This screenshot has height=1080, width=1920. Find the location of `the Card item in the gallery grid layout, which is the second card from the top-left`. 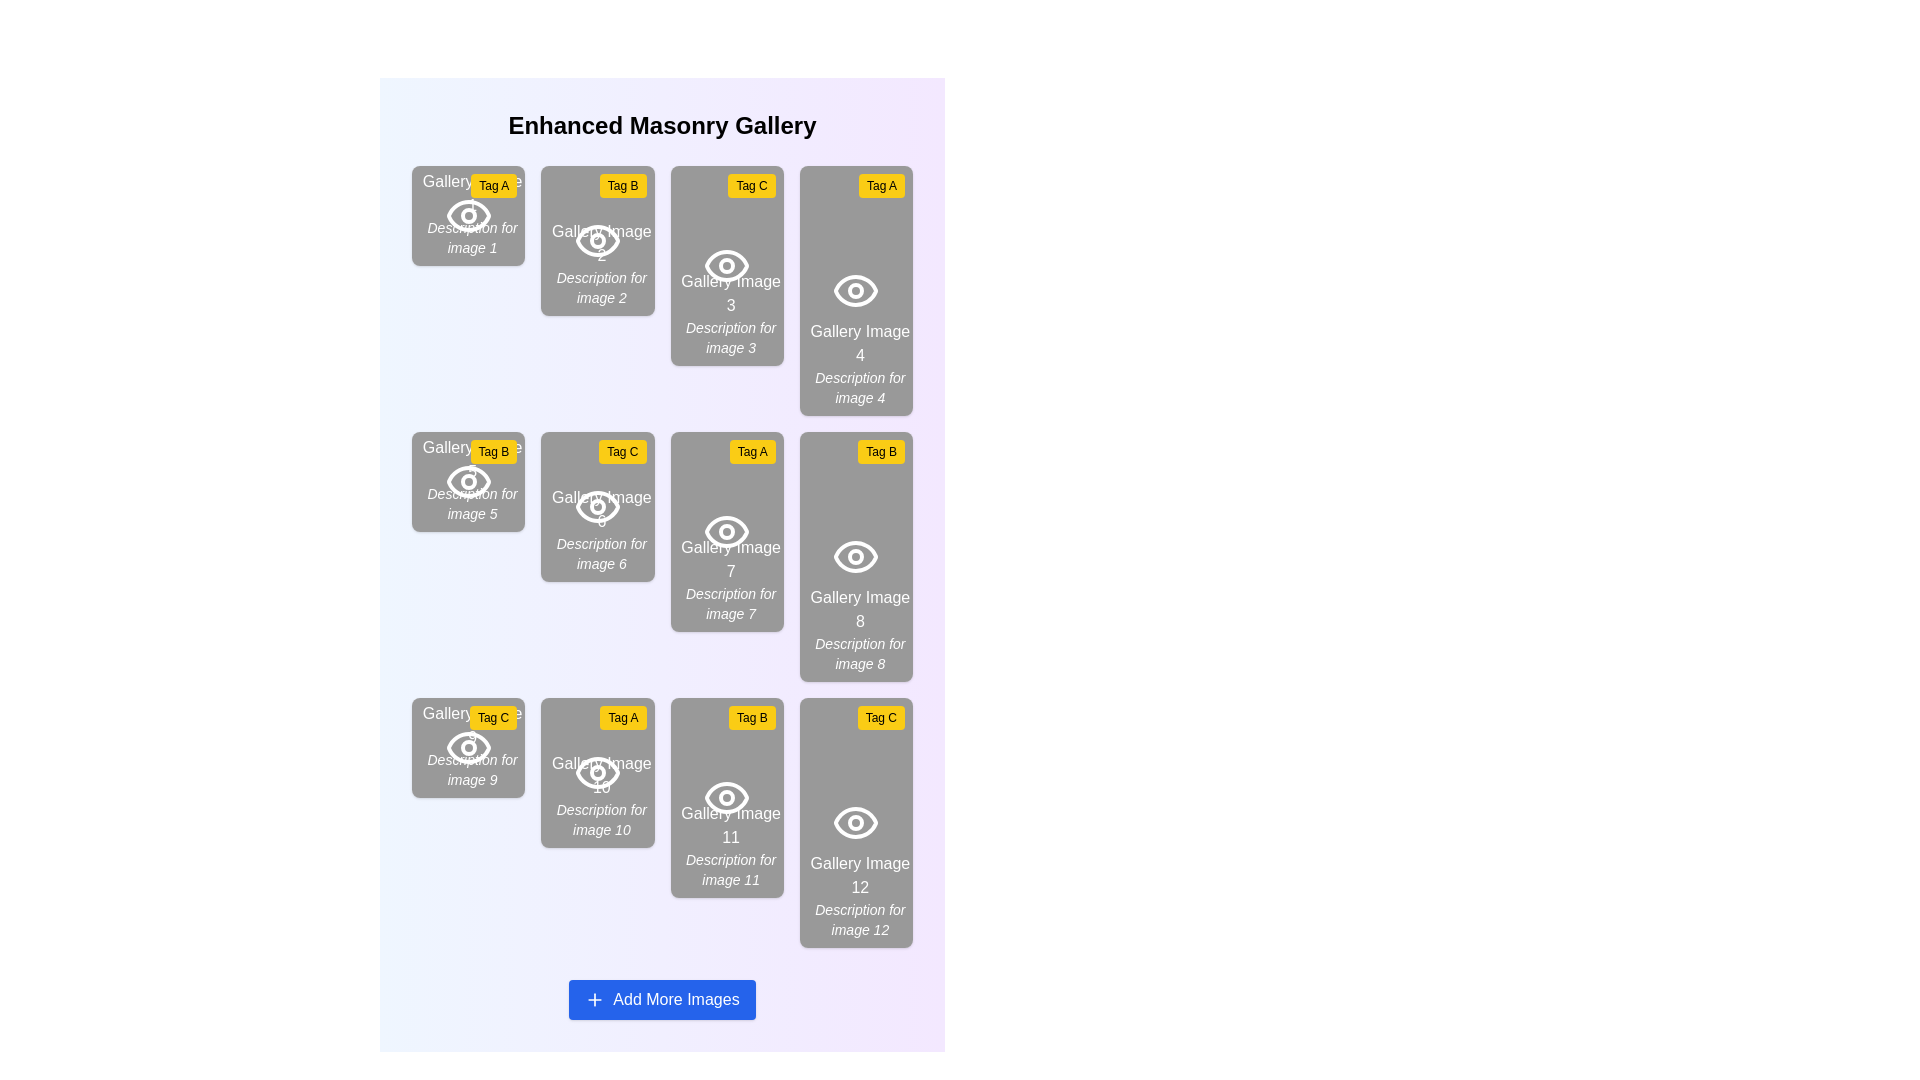

the Card item in the gallery grid layout, which is the second card from the top-left is located at coordinates (596, 239).